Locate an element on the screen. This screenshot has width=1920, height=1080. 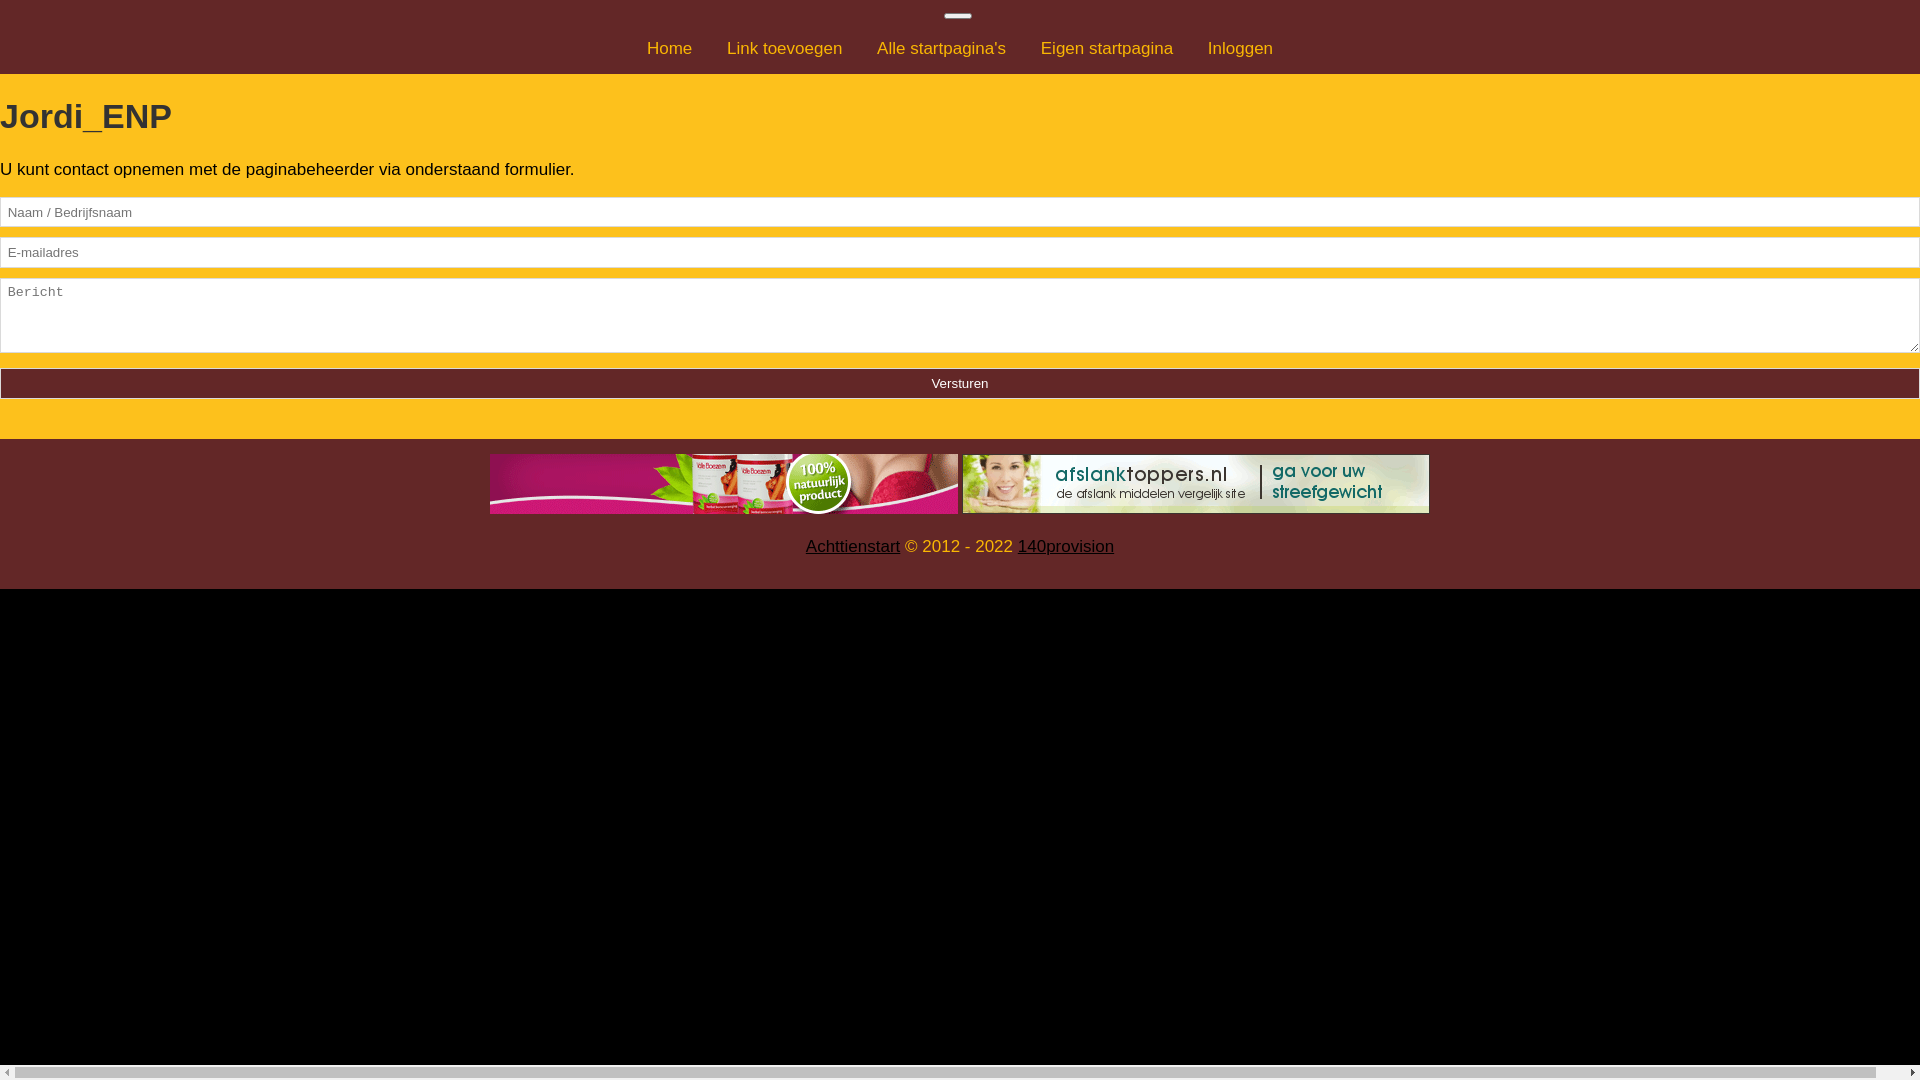
'De beste afslankmiddelen op een site' is located at coordinates (1195, 483).